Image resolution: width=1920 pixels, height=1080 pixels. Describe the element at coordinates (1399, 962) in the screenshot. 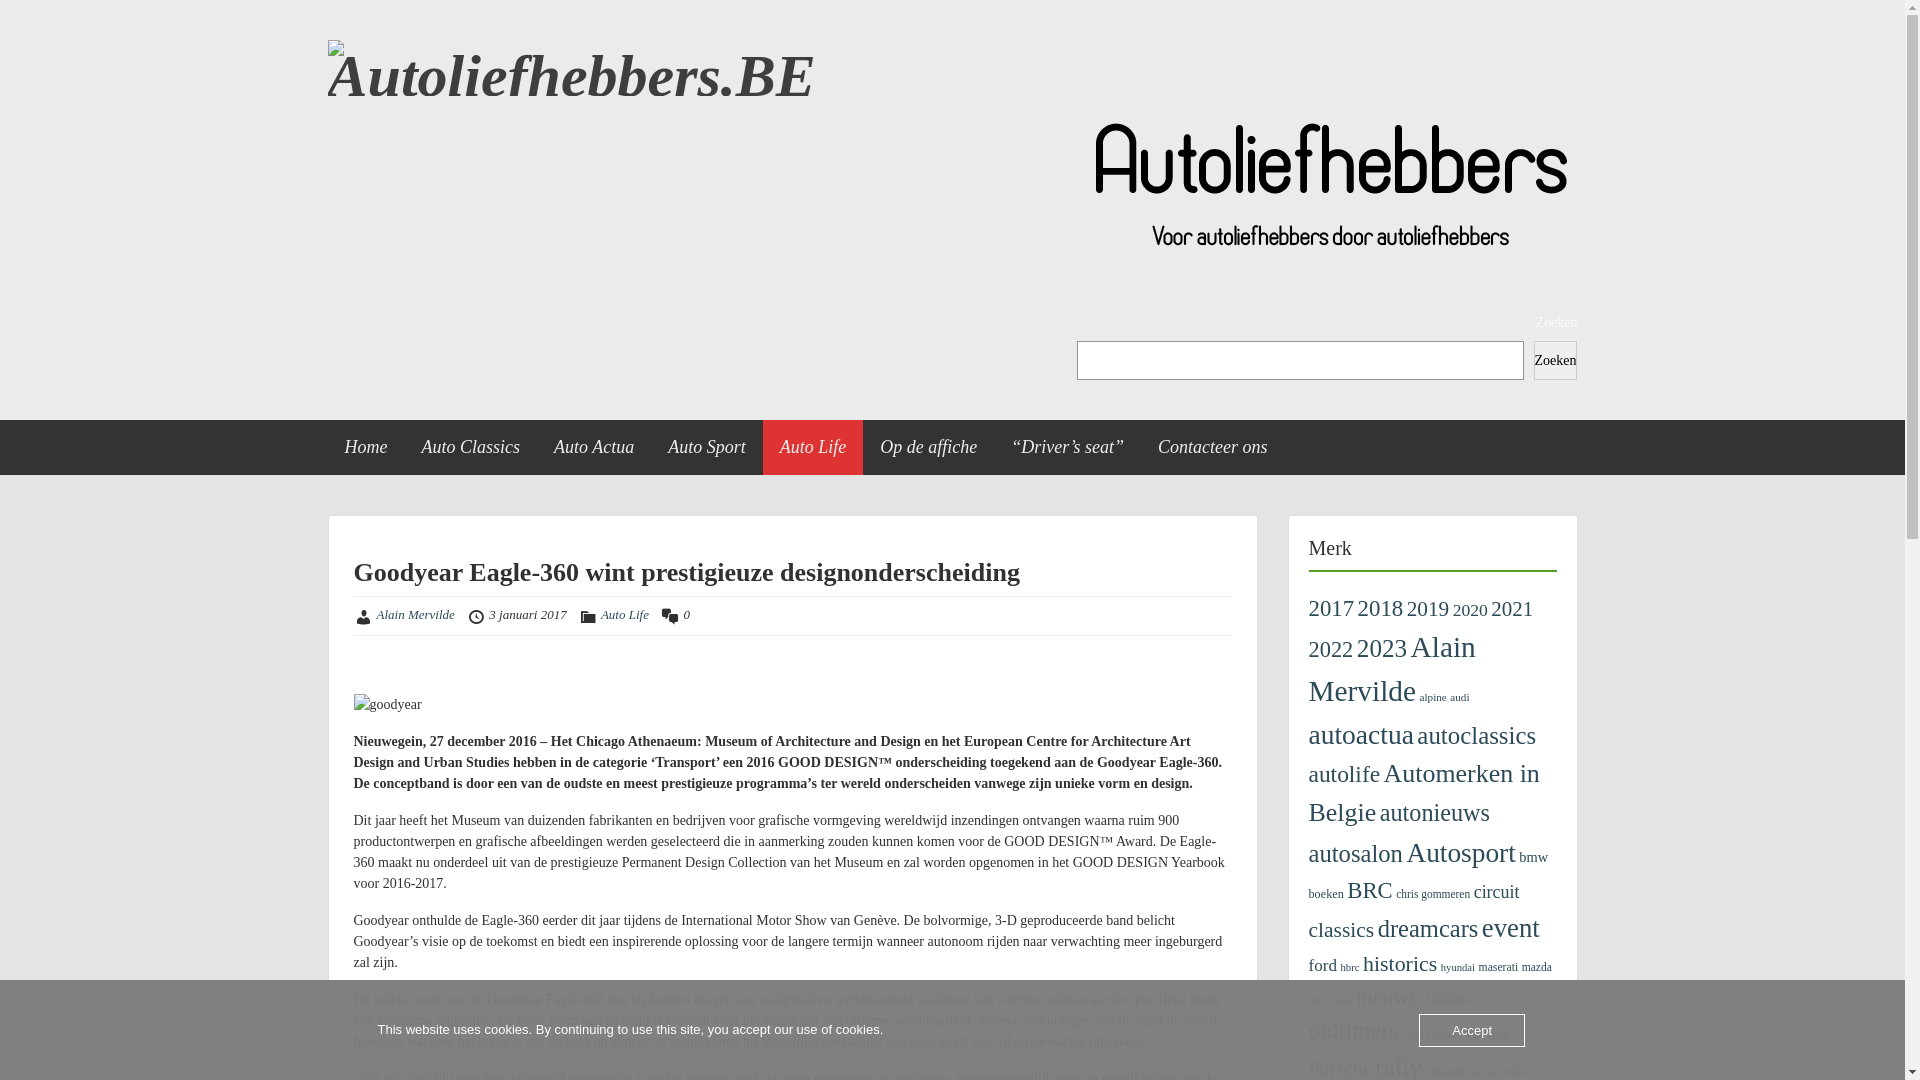

I see `'historics'` at that location.